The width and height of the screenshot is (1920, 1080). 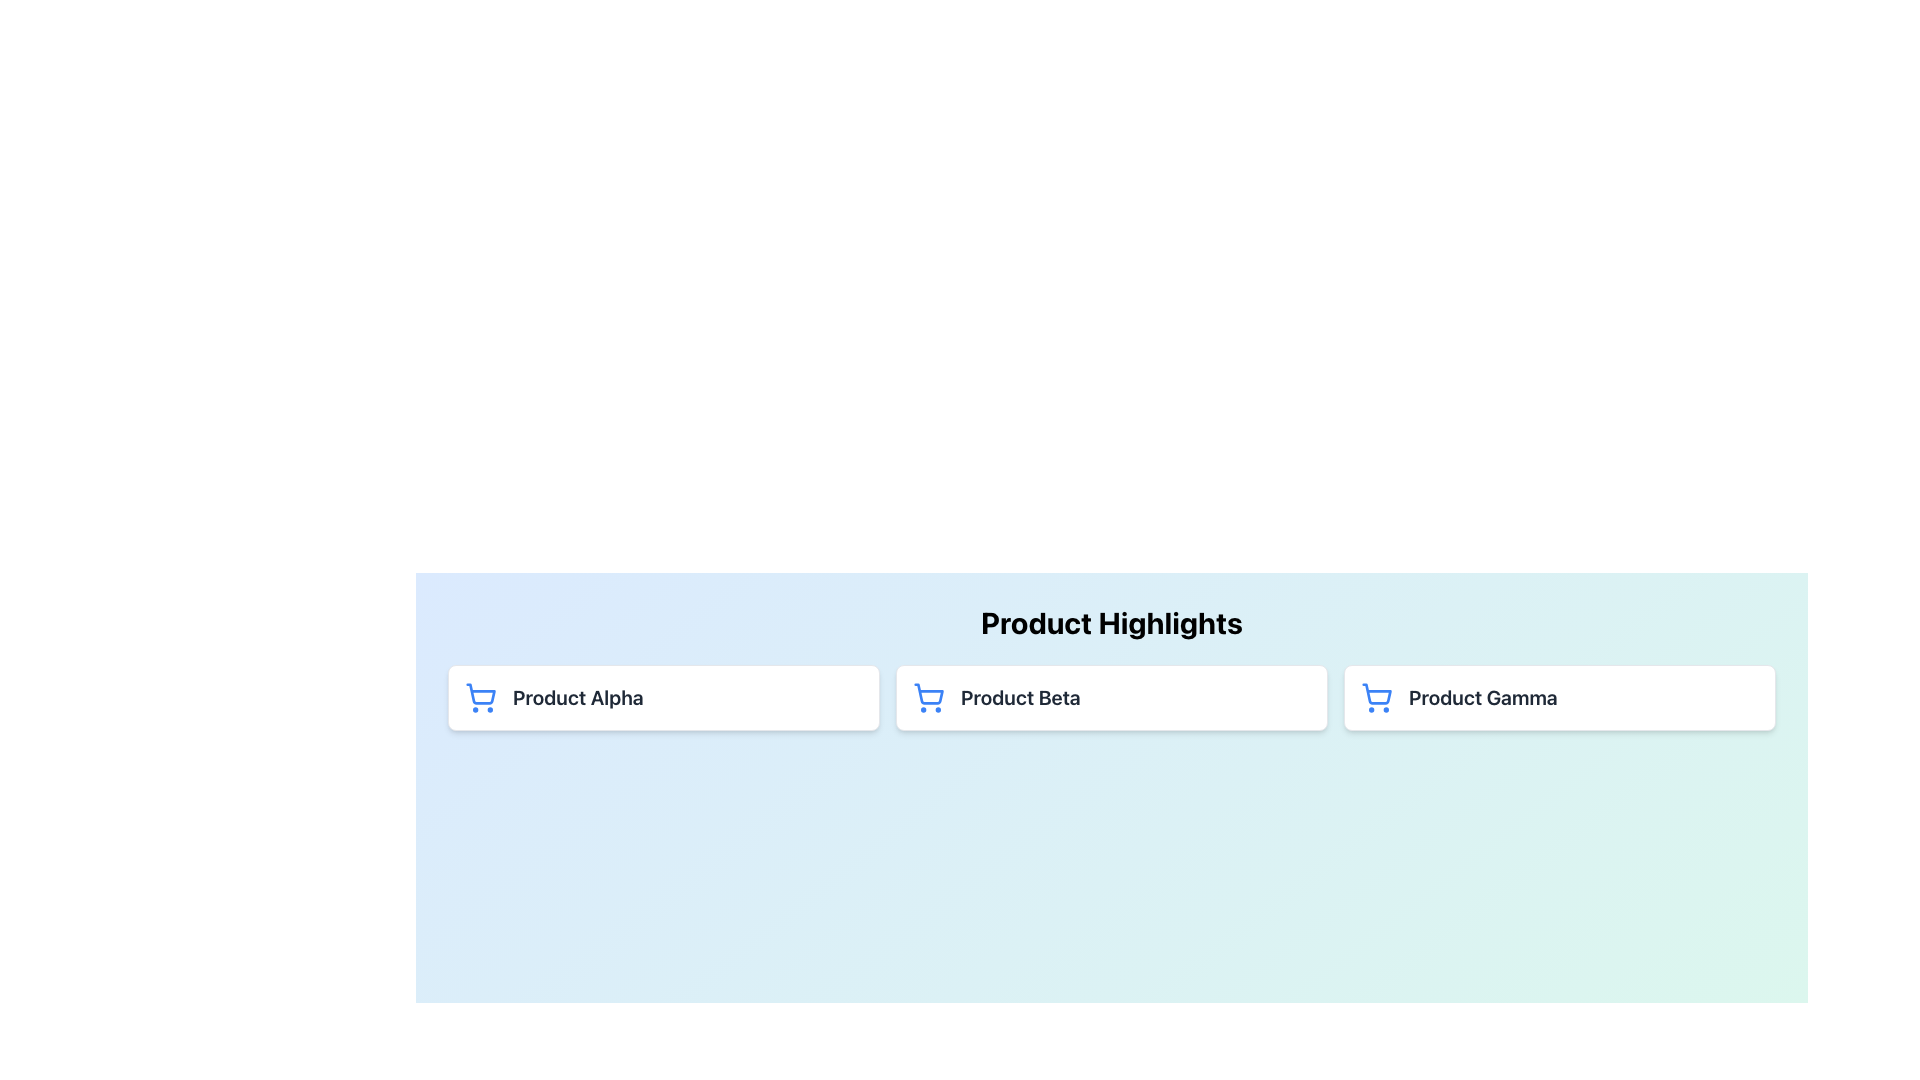 What do you see at coordinates (1559, 697) in the screenshot?
I see `the group containing the blue shopping cart icon and the bold text 'Product Gamma'` at bounding box center [1559, 697].